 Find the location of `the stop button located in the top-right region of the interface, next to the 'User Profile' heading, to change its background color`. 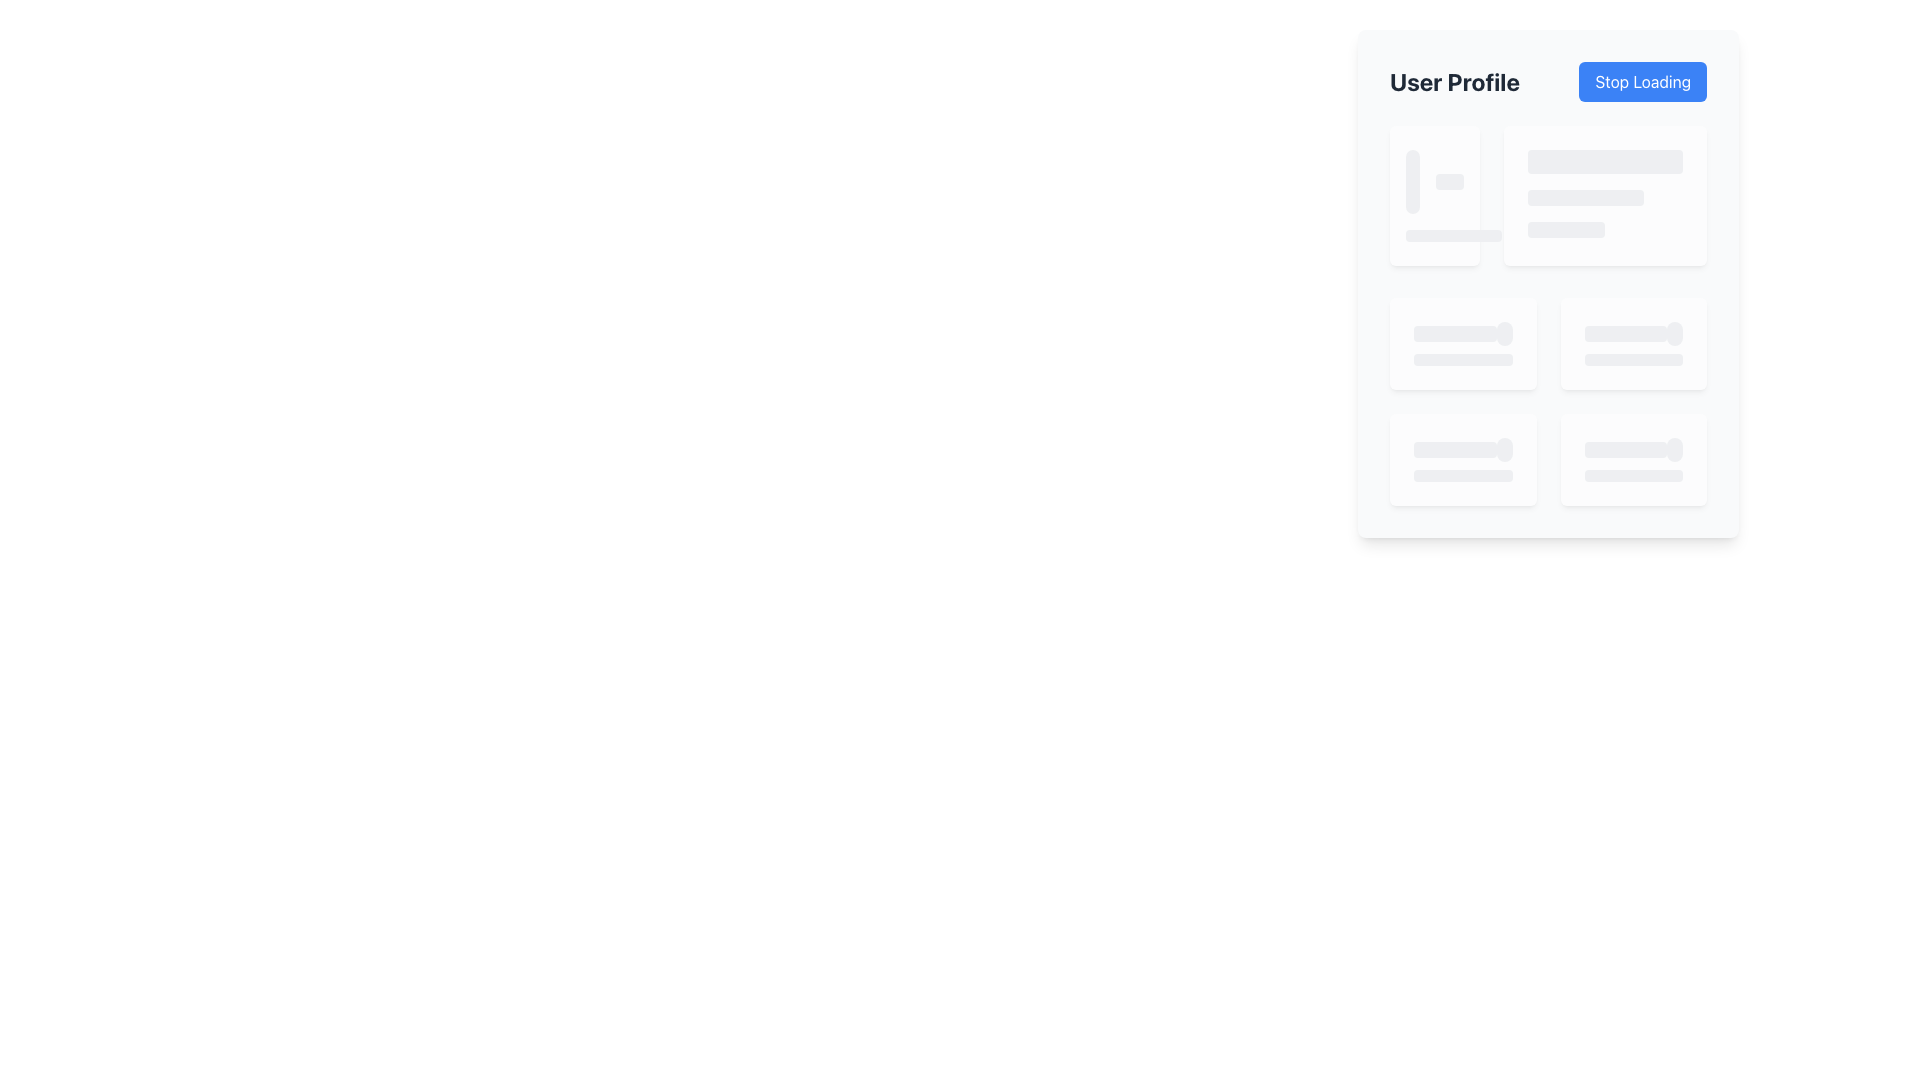

the stop button located in the top-right region of the interface, next to the 'User Profile' heading, to change its background color is located at coordinates (1643, 80).